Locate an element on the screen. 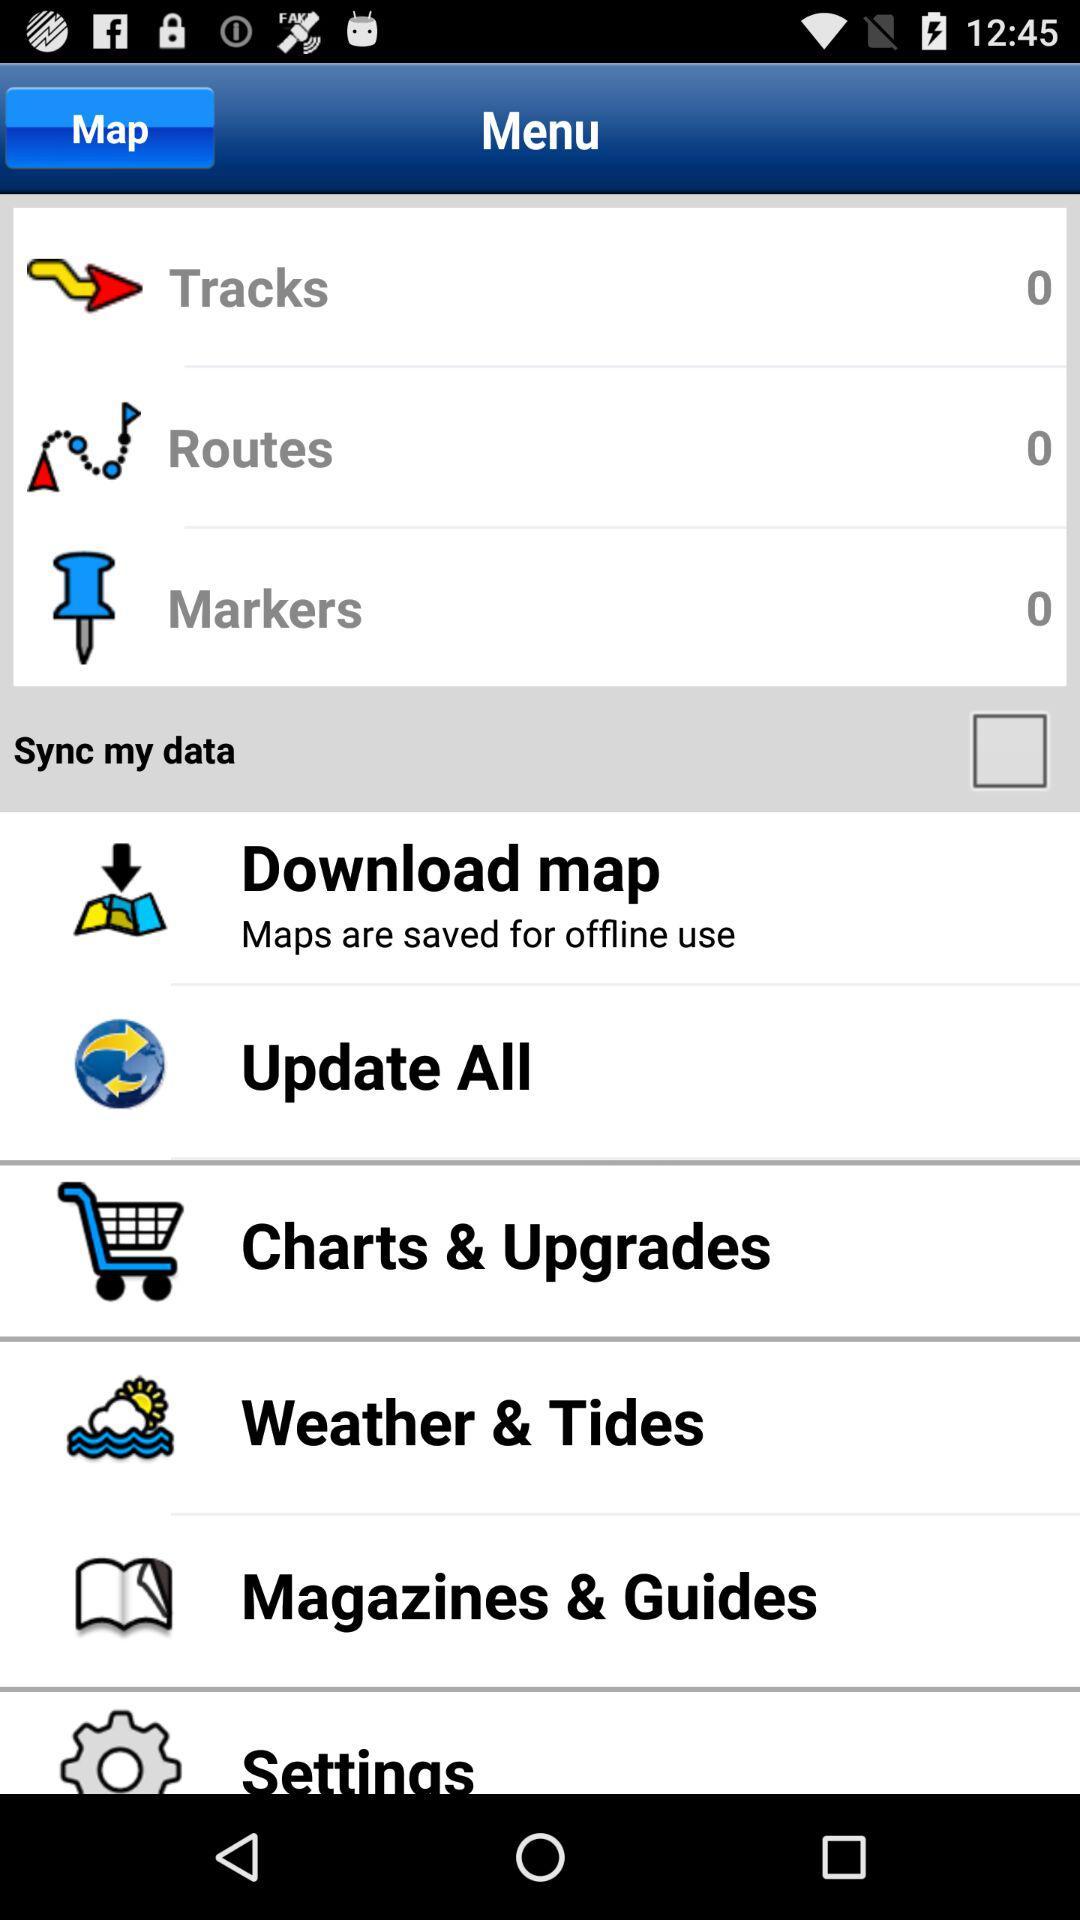  app above the download map icon is located at coordinates (1012, 748).